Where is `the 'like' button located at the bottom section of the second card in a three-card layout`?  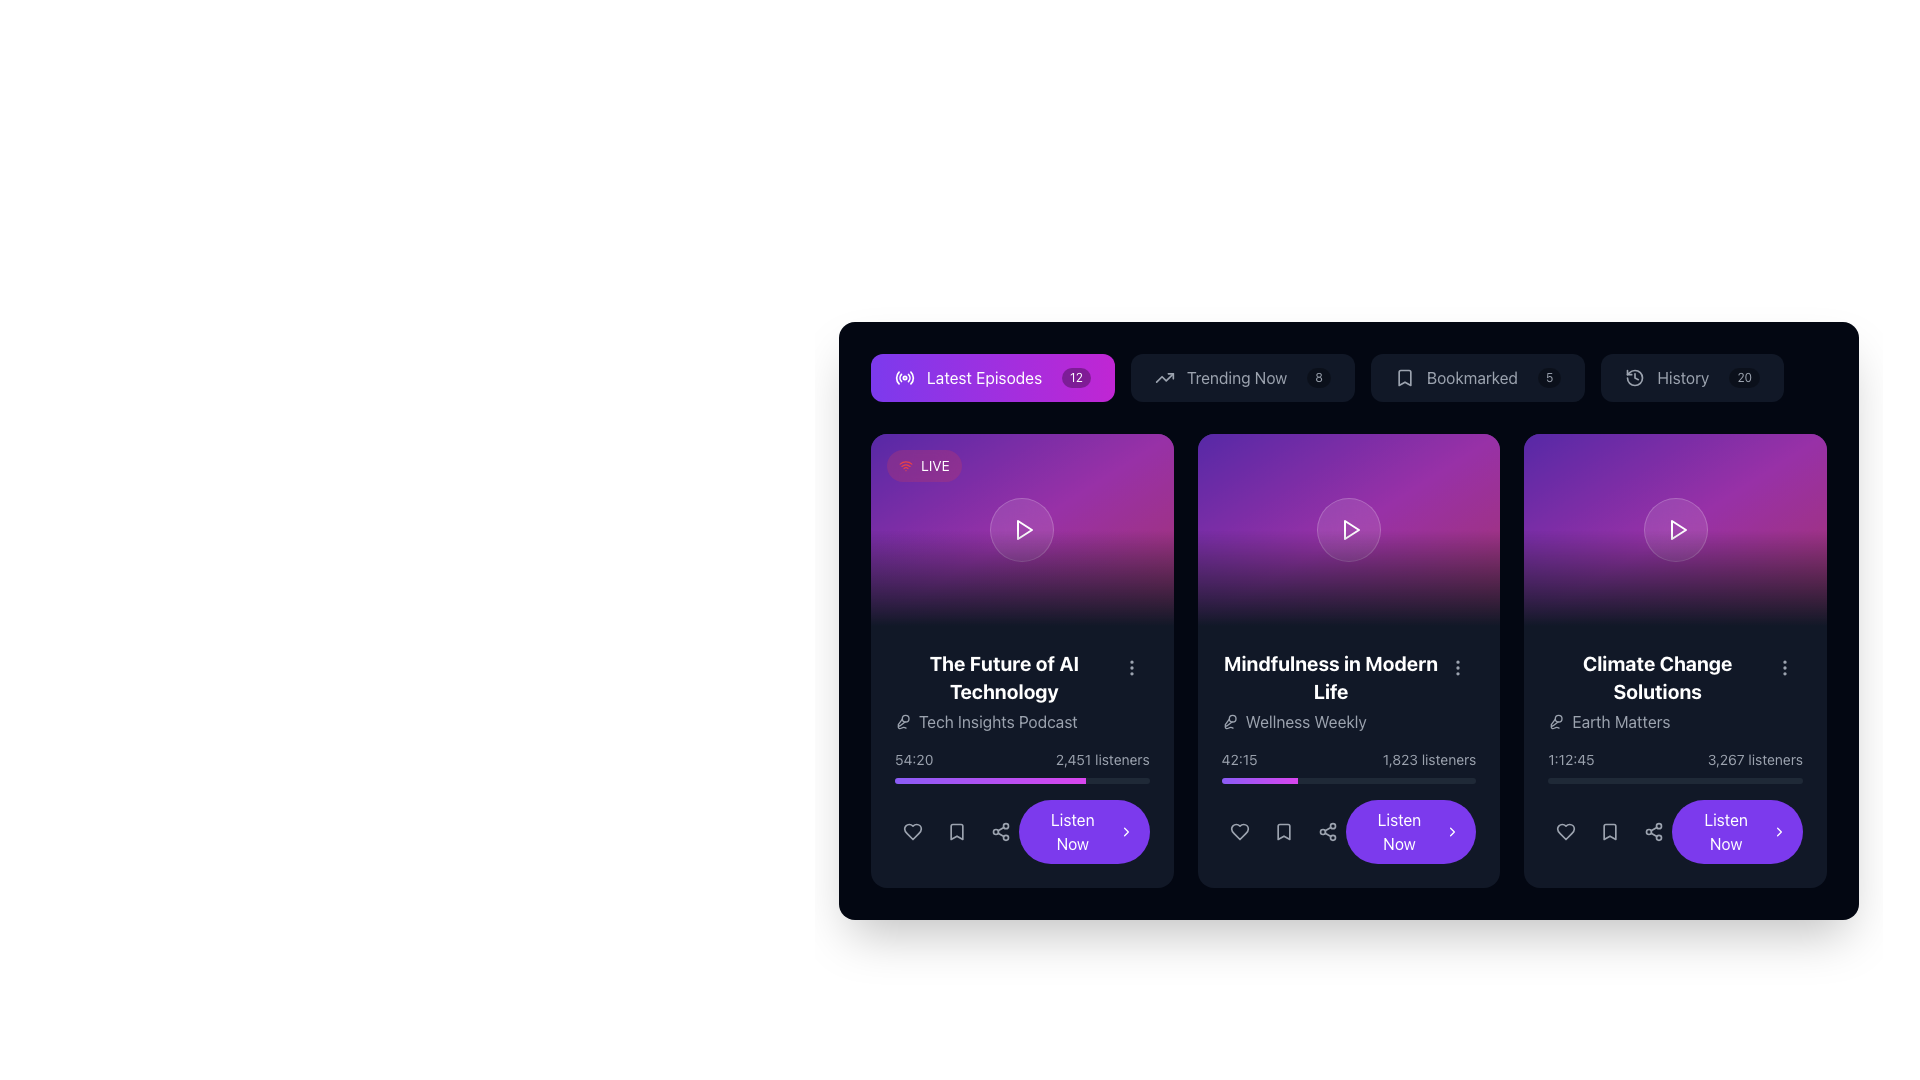 the 'like' button located at the bottom section of the second card in a three-card layout is located at coordinates (1238, 832).